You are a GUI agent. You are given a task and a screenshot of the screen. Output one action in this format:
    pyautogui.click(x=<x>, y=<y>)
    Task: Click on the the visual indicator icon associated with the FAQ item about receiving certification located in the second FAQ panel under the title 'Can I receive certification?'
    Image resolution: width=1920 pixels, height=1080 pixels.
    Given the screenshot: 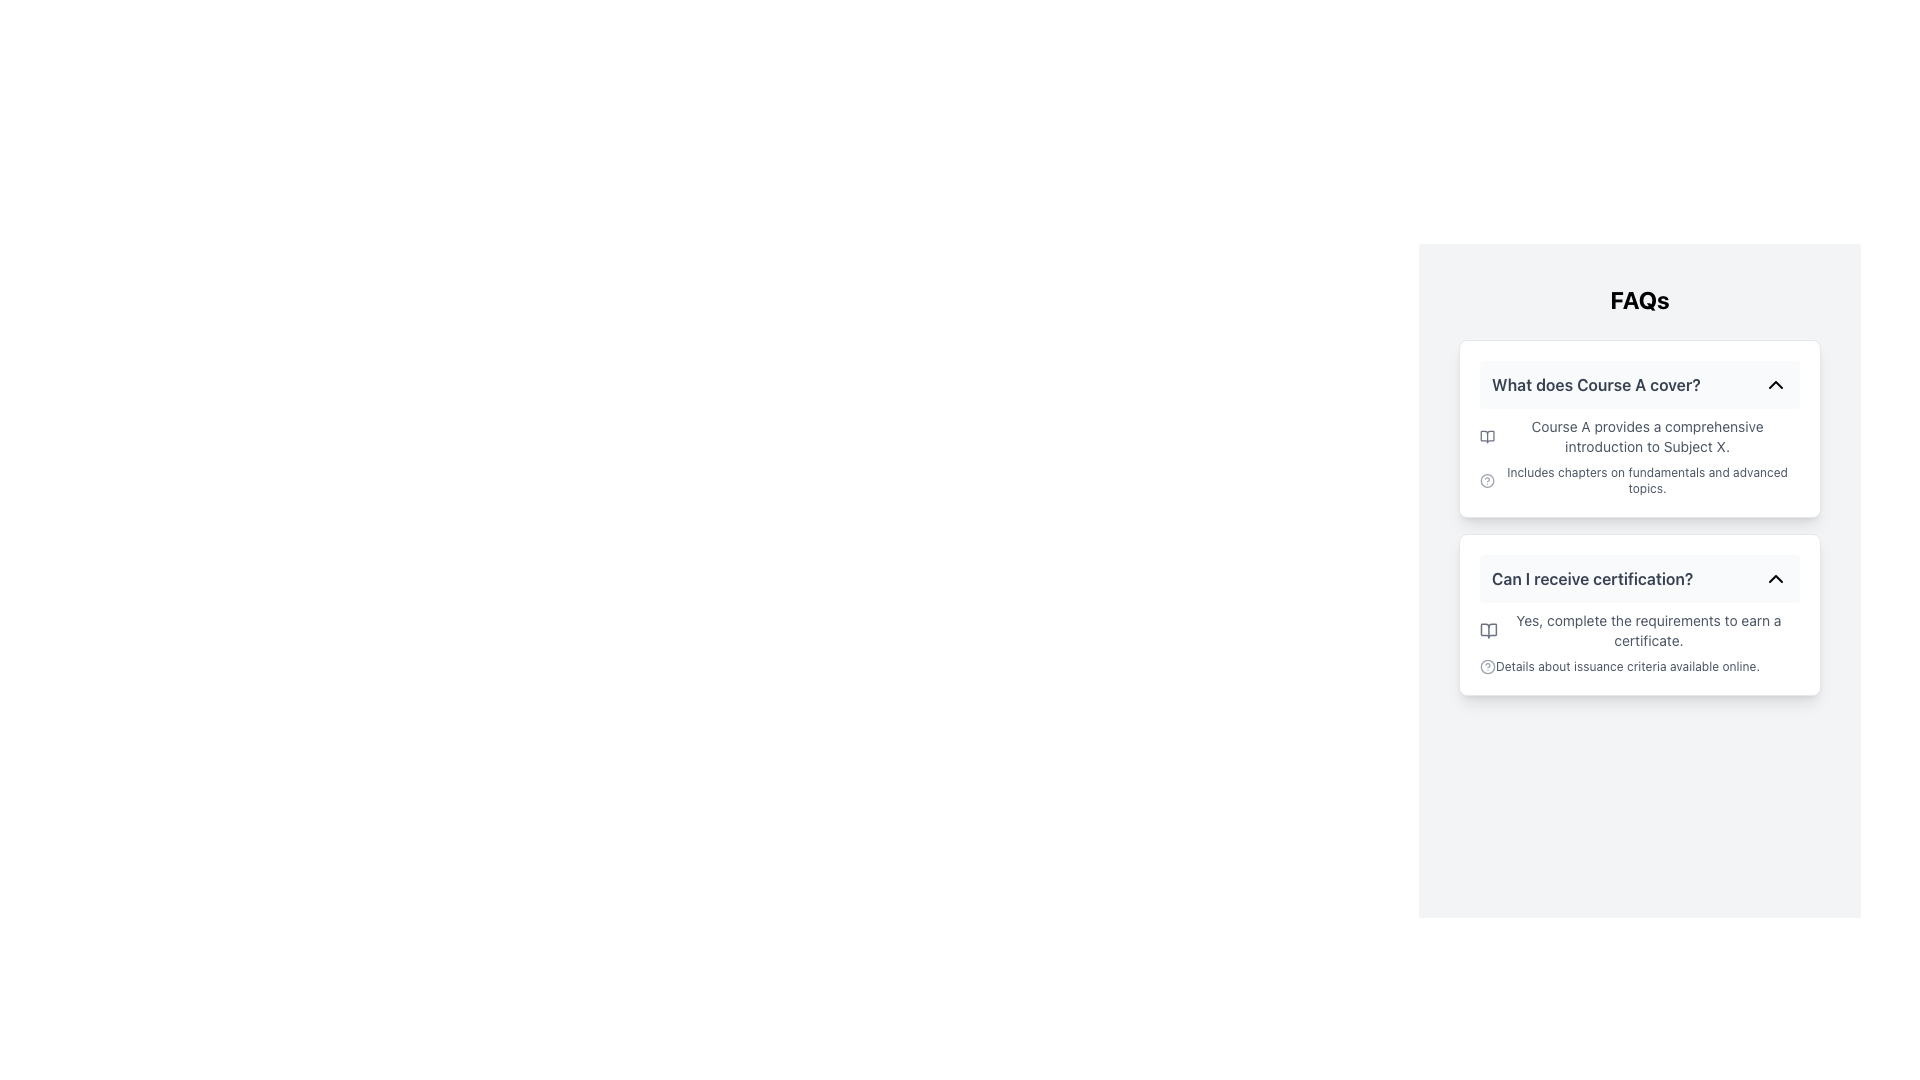 What is the action you would take?
    pyautogui.click(x=1488, y=631)
    